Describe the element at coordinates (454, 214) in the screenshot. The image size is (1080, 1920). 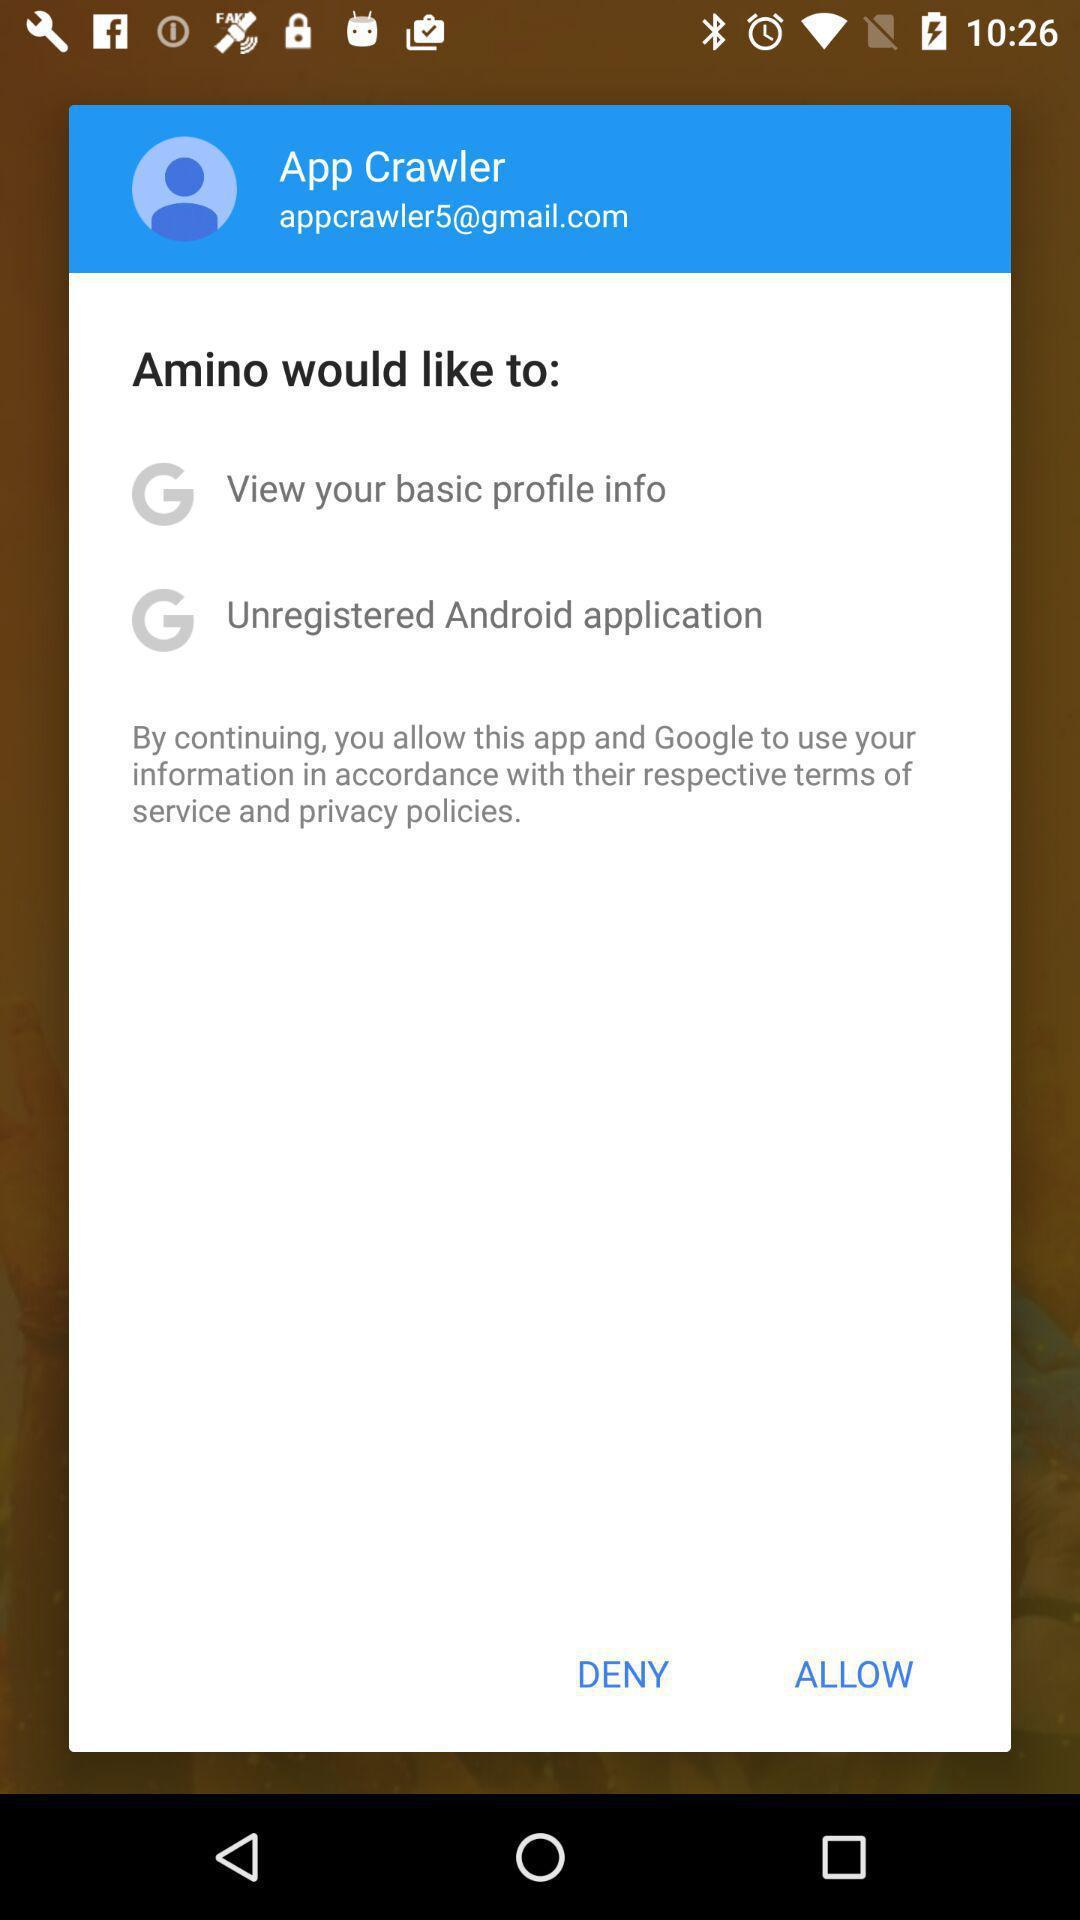
I see `appcrawler5@gmail.com` at that location.